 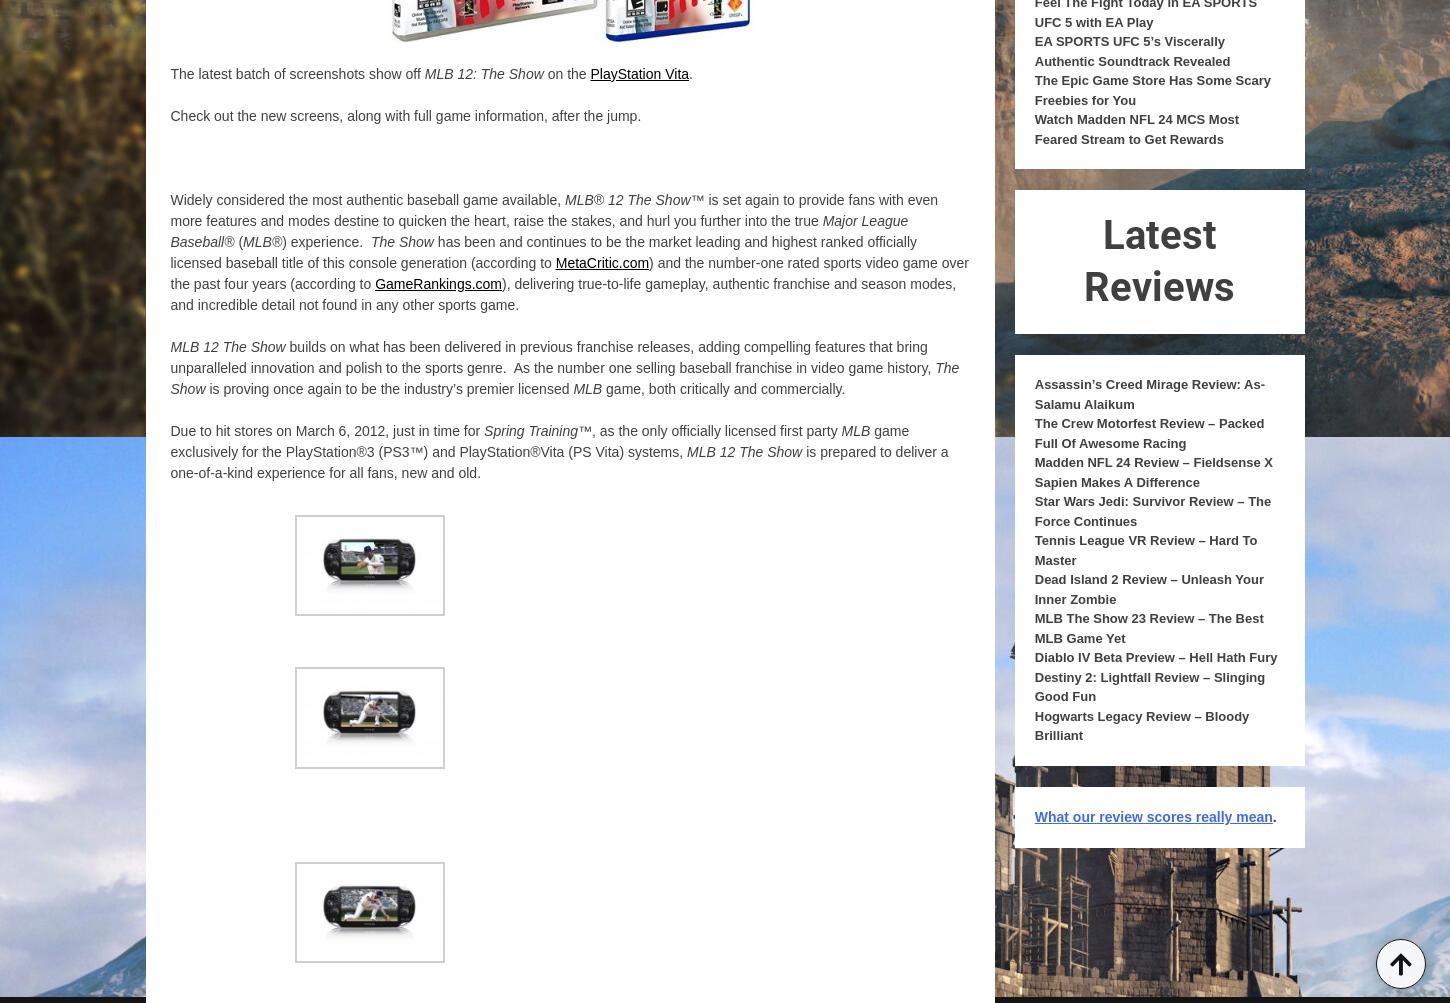 I want to click on 'game exclusively for the PlayStation®3 (PS3™) and PlayStation®Vita (PS Vita) systems,', so click(x=539, y=440).